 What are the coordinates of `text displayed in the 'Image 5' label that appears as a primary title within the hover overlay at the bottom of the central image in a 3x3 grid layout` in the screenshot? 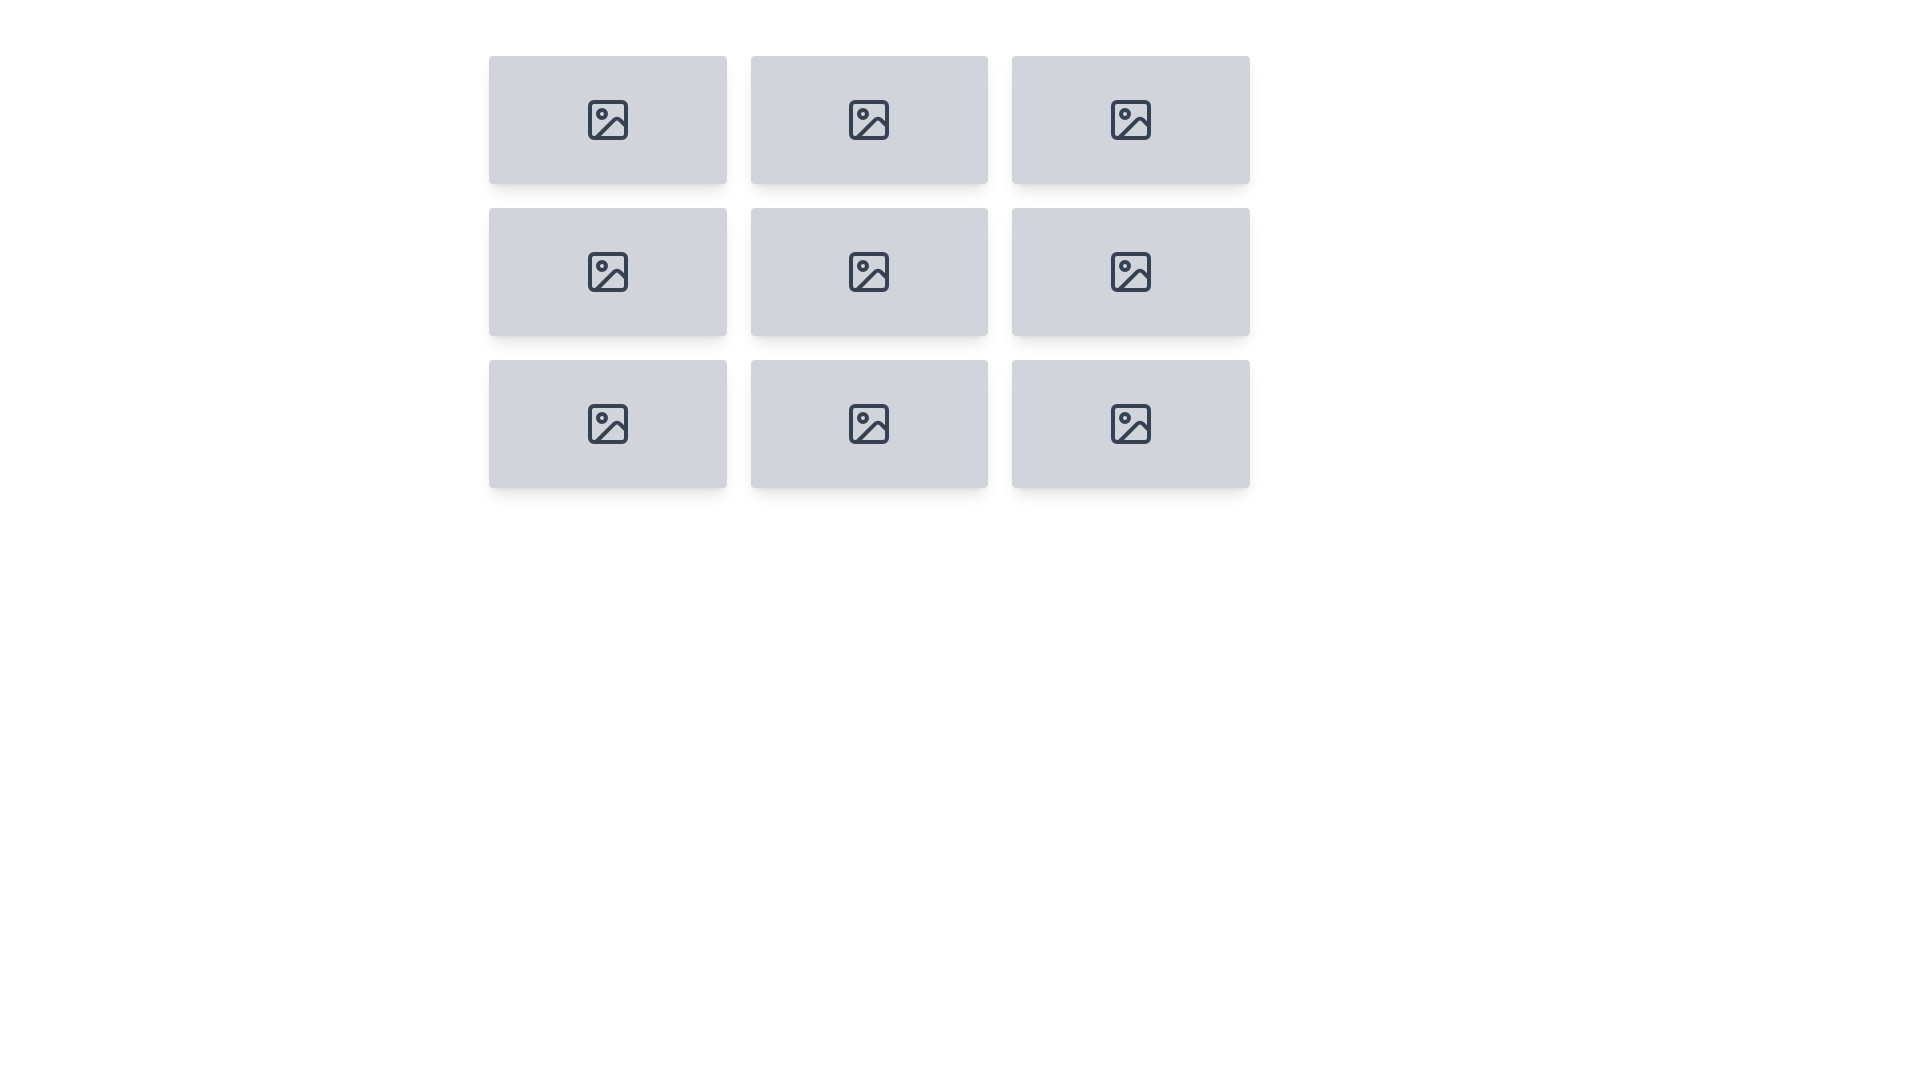 It's located at (869, 273).